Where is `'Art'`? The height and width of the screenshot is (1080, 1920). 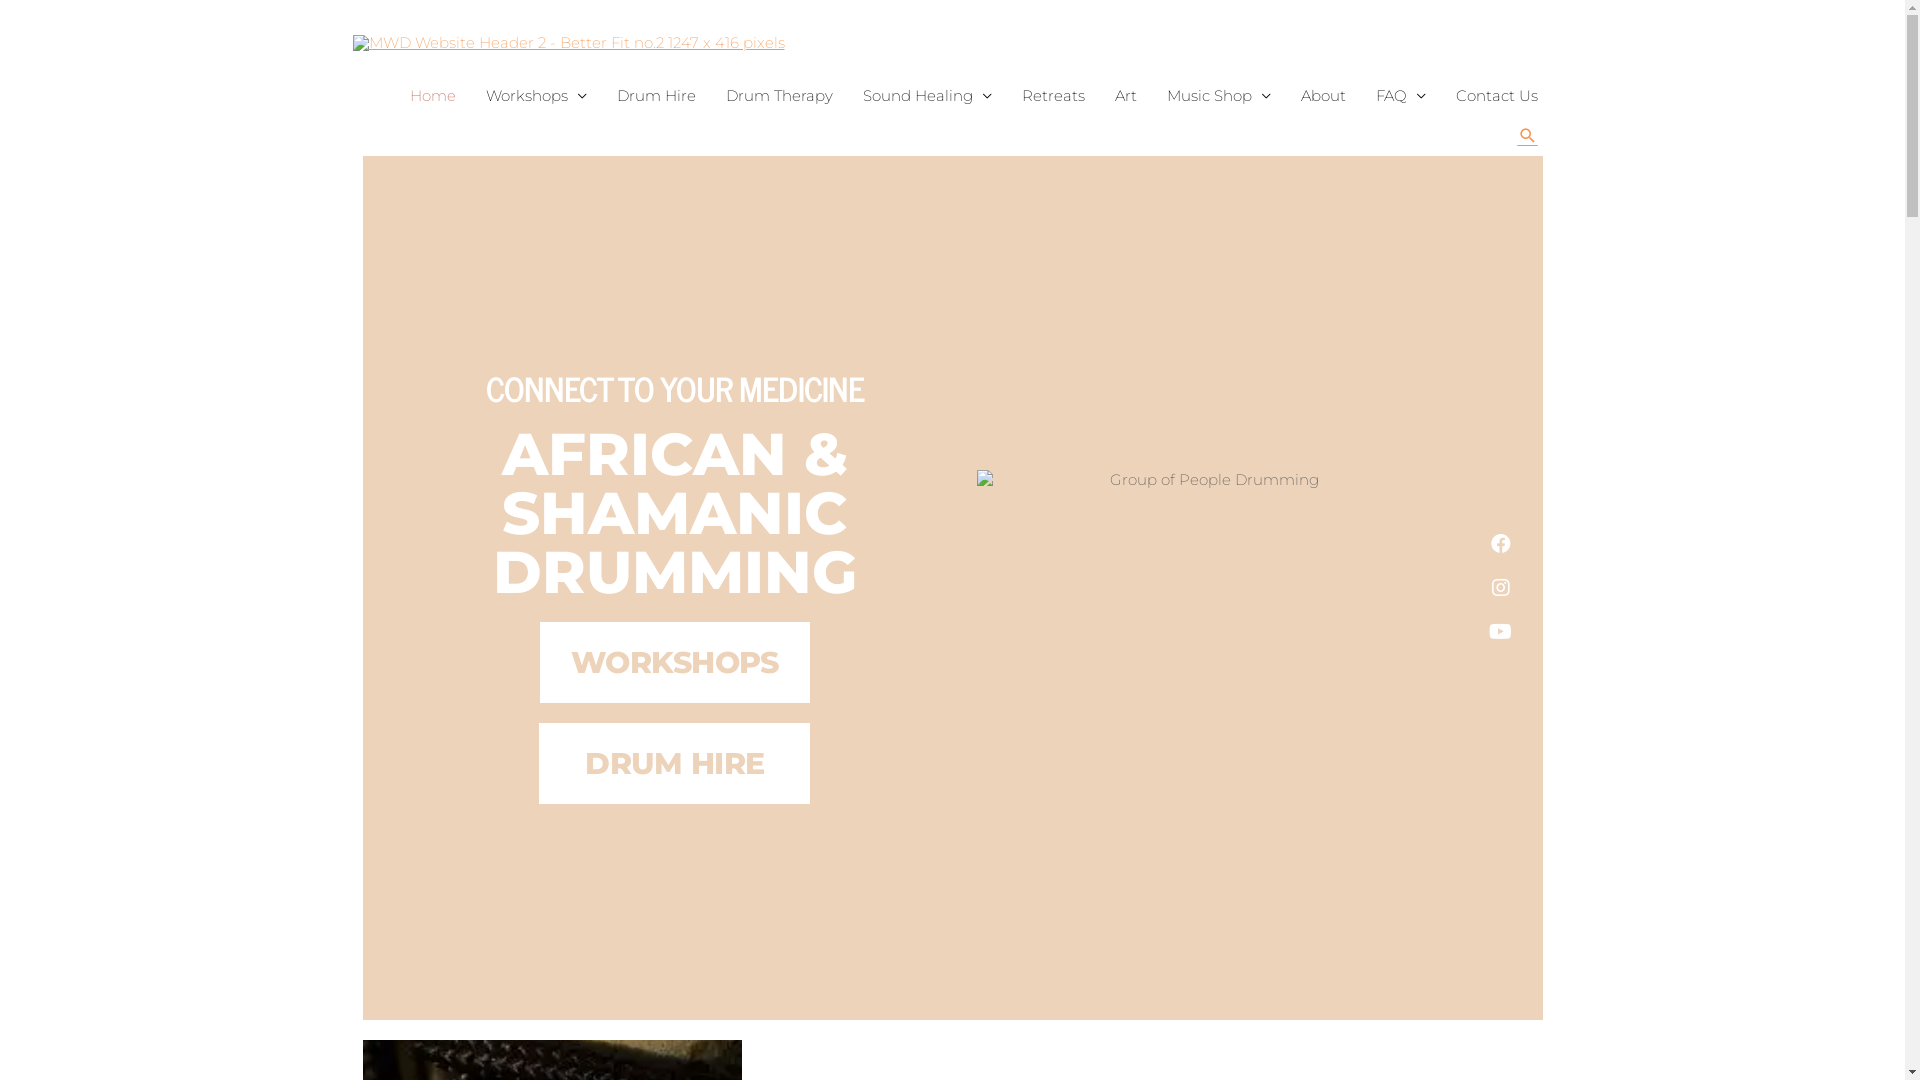 'Art' is located at coordinates (1126, 96).